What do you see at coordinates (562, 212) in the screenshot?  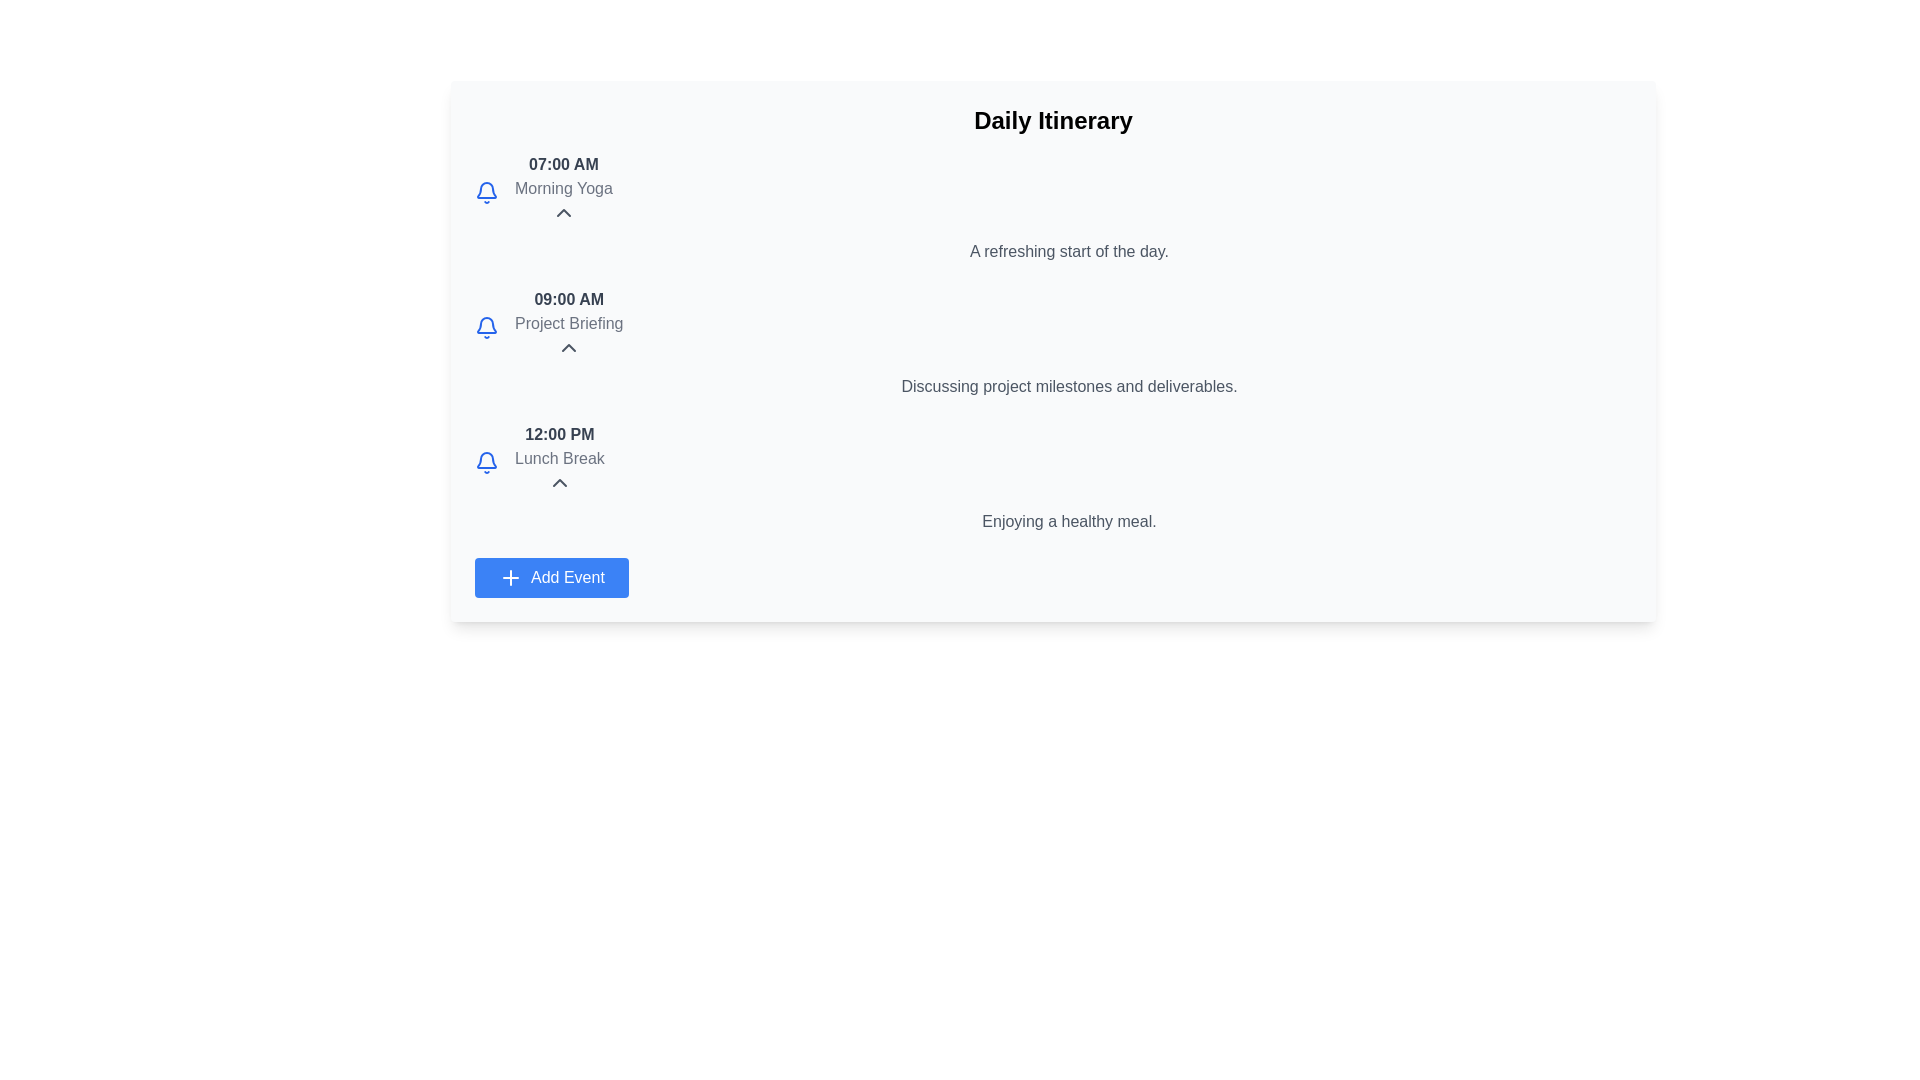 I see `the chevron button to collapse the 'Morning Yoga' section` at bounding box center [562, 212].